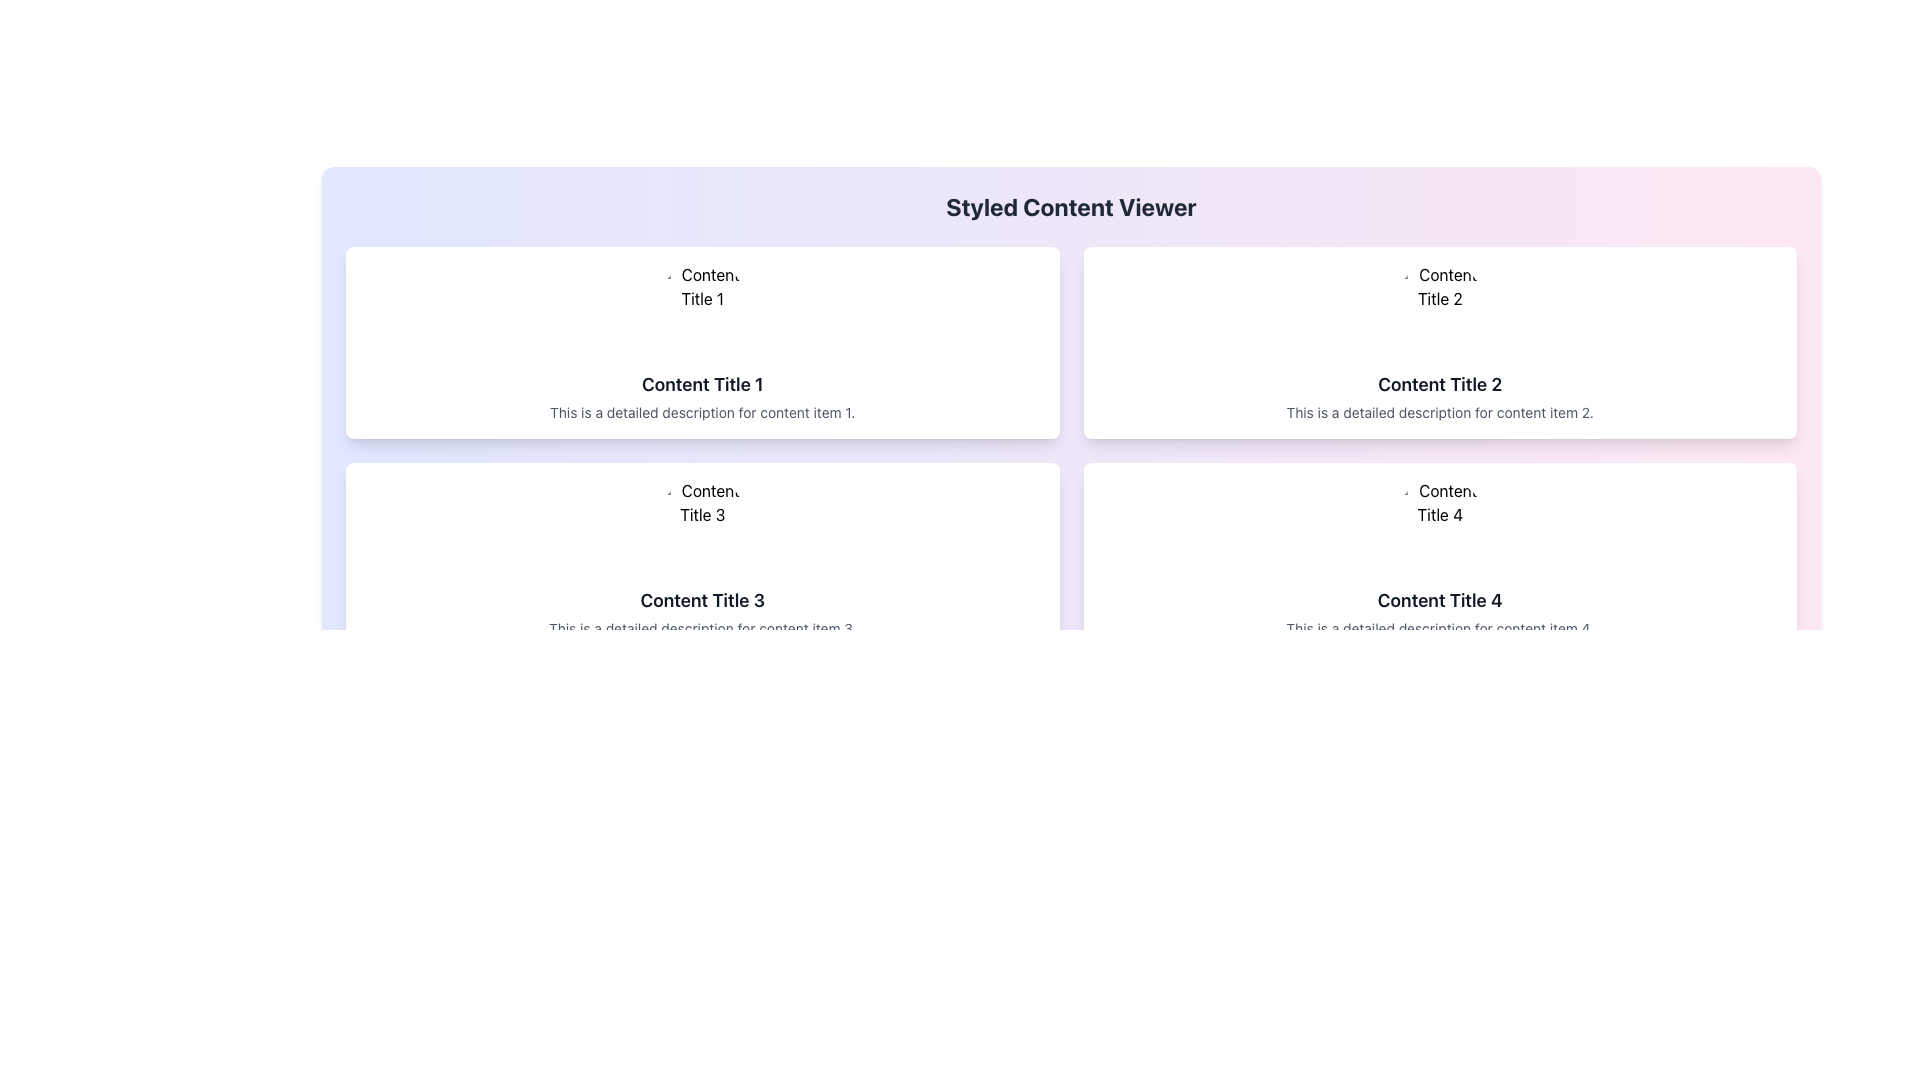 The height and width of the screenshot is (1080, 1920). What do you see at coordinates (702, 385) in the screenshot?
I see `and quote the text 'Content Title 1' from the header styled with a bold and large font within the top-left card` at bounding box center [702, 385].